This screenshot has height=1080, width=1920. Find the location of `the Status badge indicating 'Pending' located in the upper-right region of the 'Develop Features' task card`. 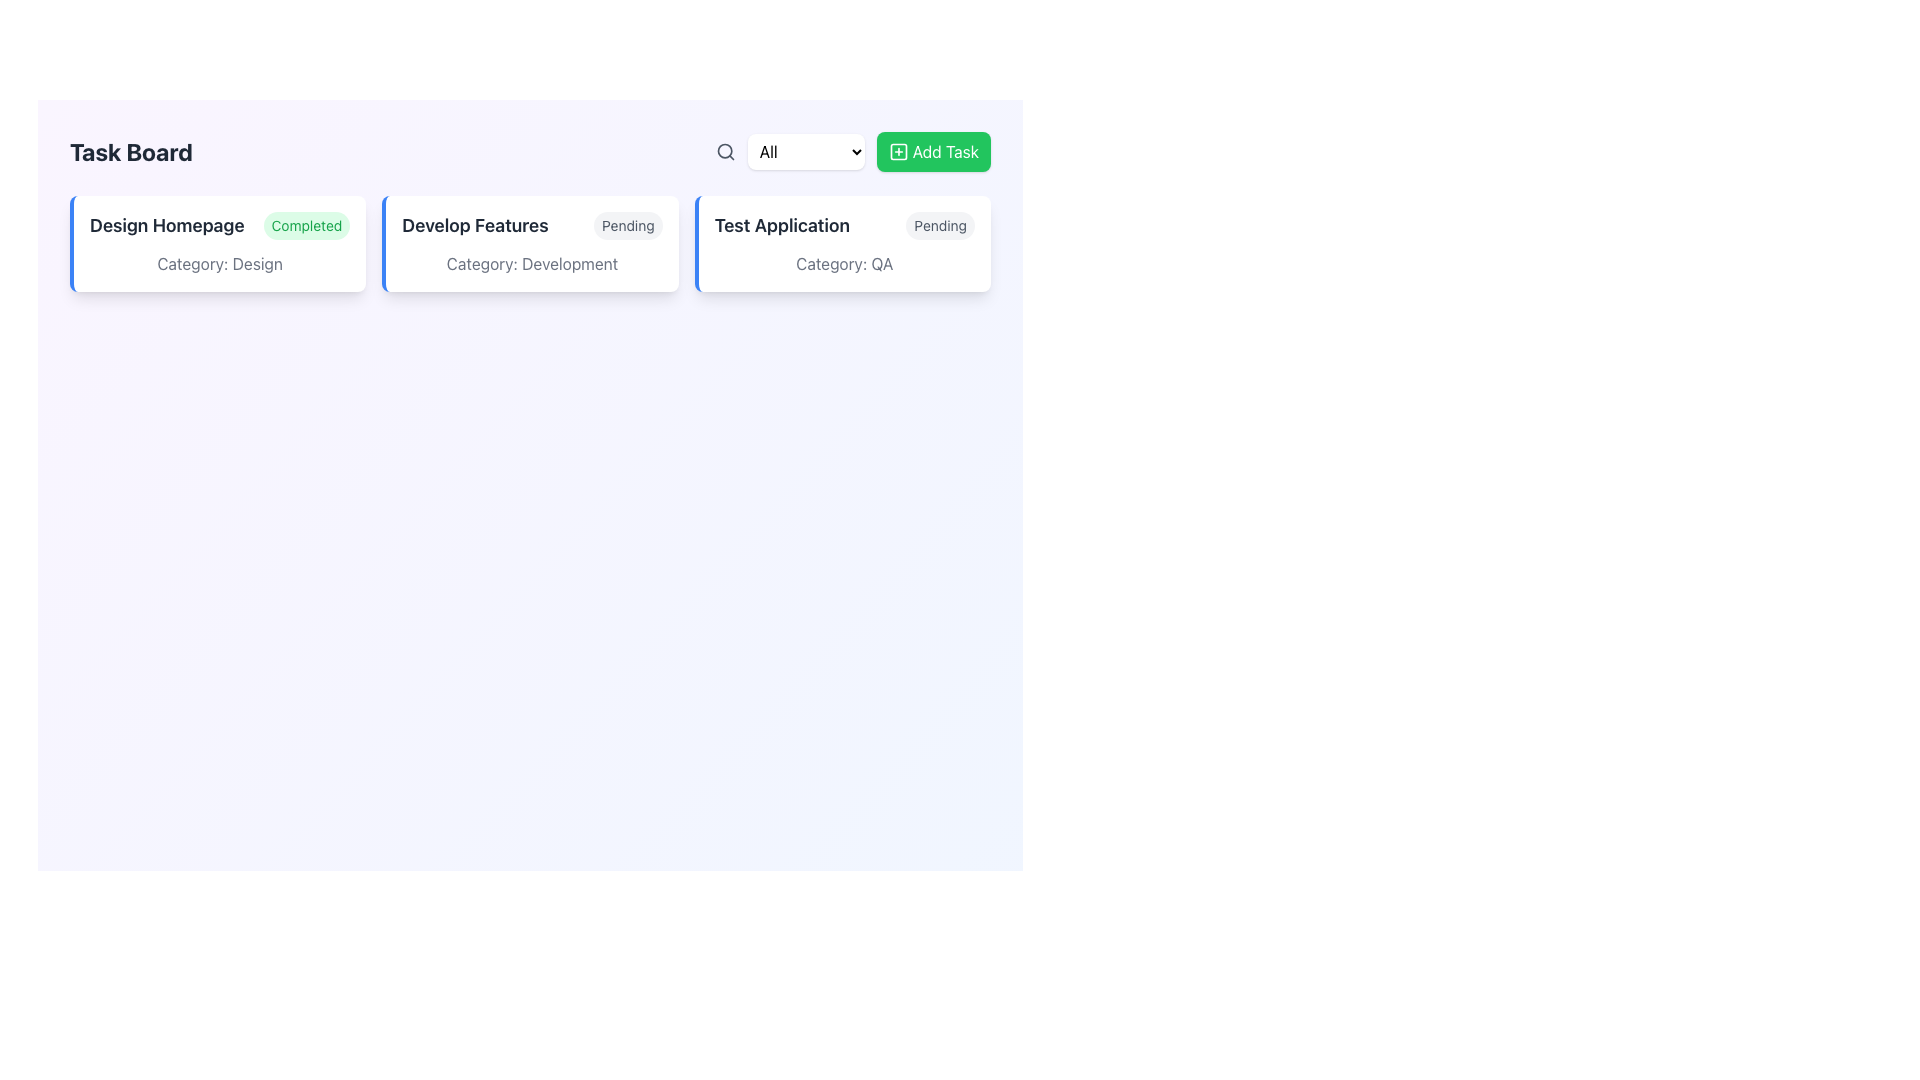

the Status badge indicating 'Pending' located in the upper-right region of the 'Develop Features' task card is located at coordinates (627, 225).